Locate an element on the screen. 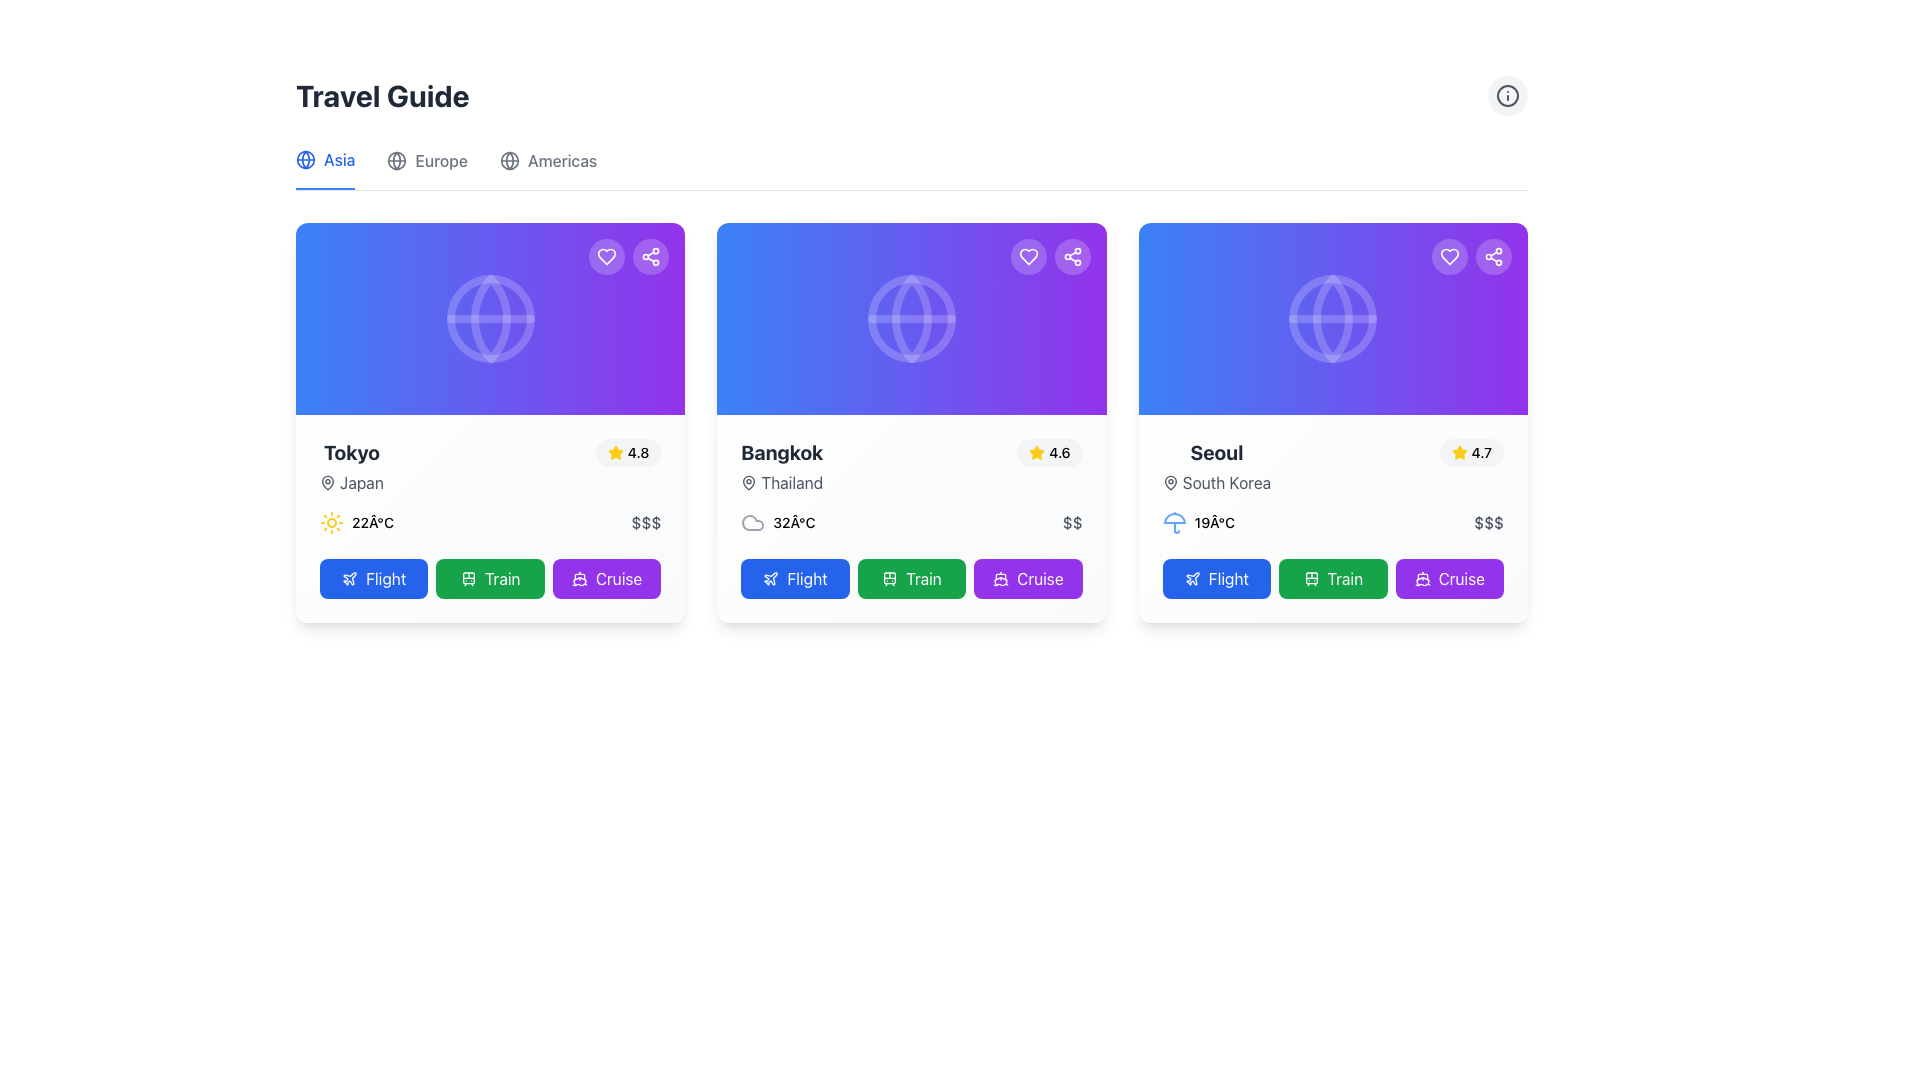  the sunny weather icon located in the weather information section of the Tokyo card, which is positioned to the left of the '22°C' text and below the 'Japan' text is located at coordinates (331, 522).